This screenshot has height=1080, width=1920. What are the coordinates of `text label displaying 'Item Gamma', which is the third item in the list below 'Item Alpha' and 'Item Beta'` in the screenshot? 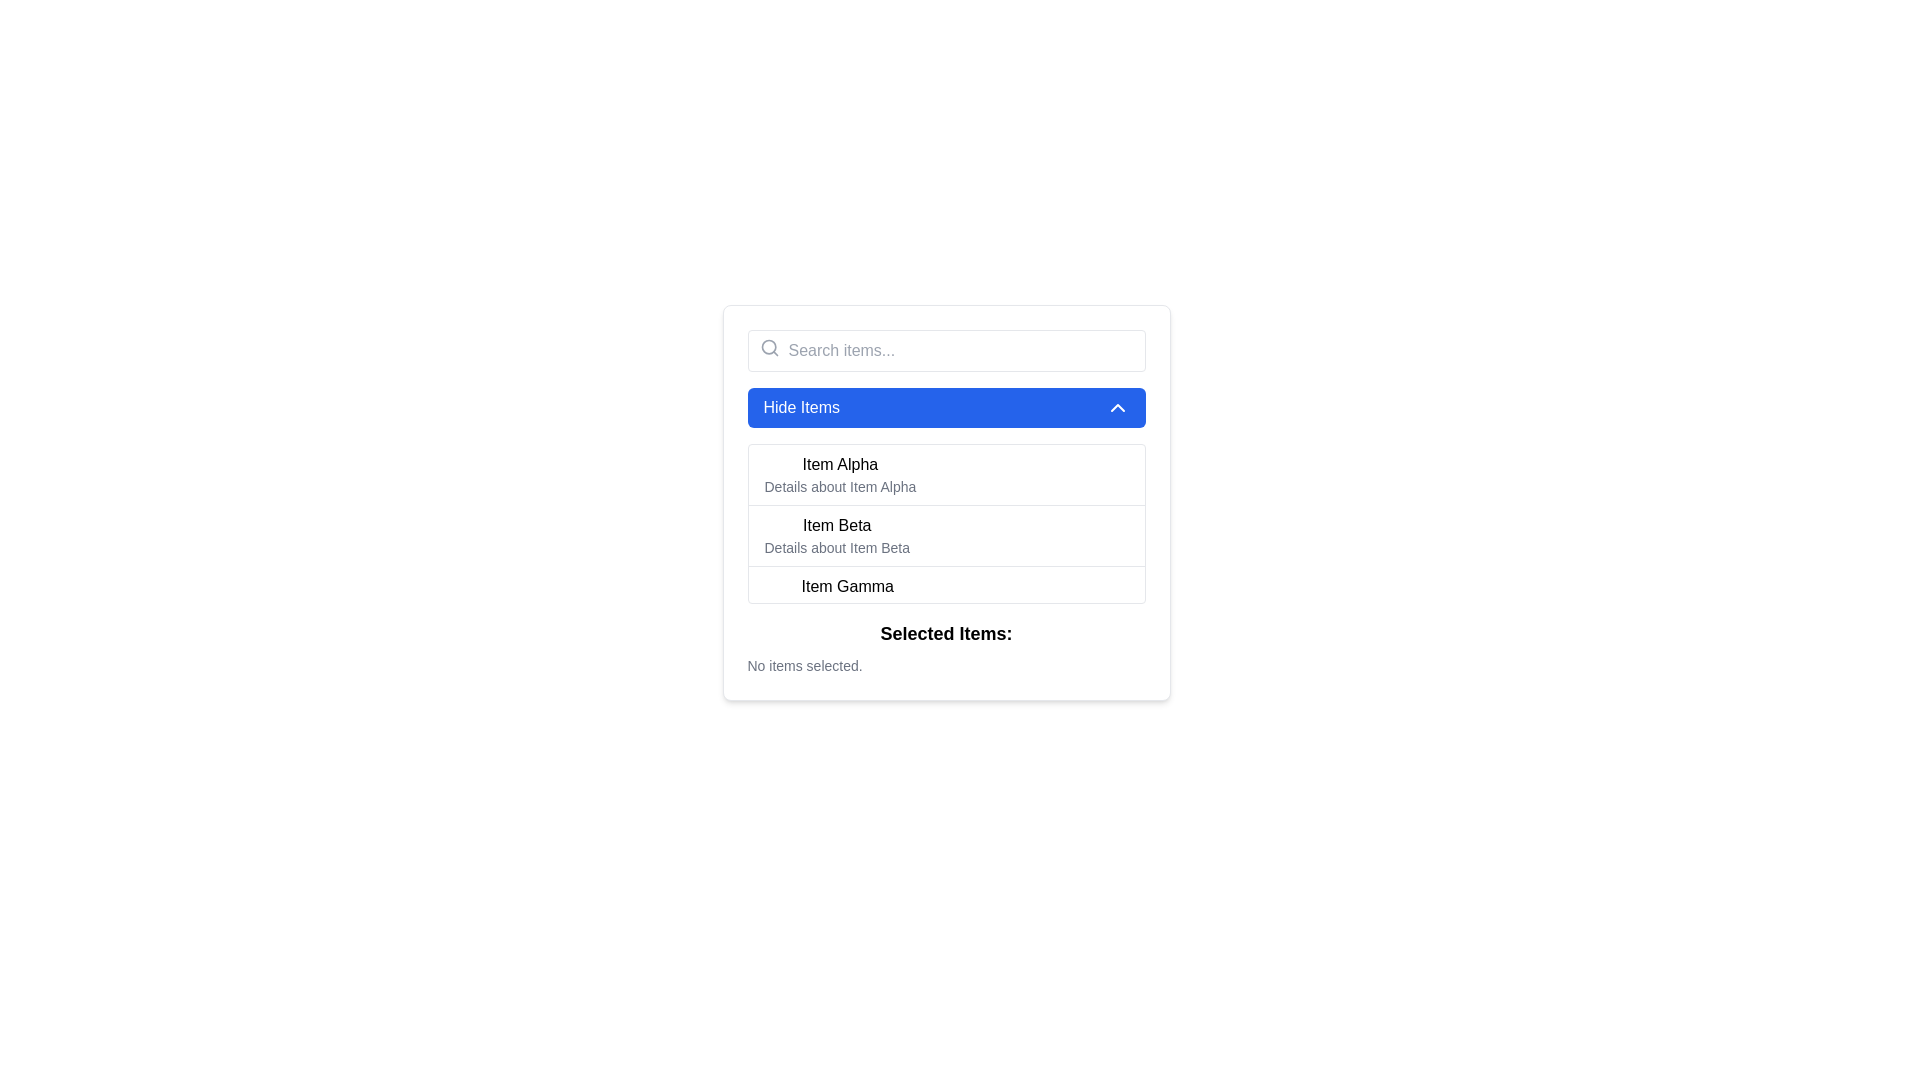 It's located at (847, 585).